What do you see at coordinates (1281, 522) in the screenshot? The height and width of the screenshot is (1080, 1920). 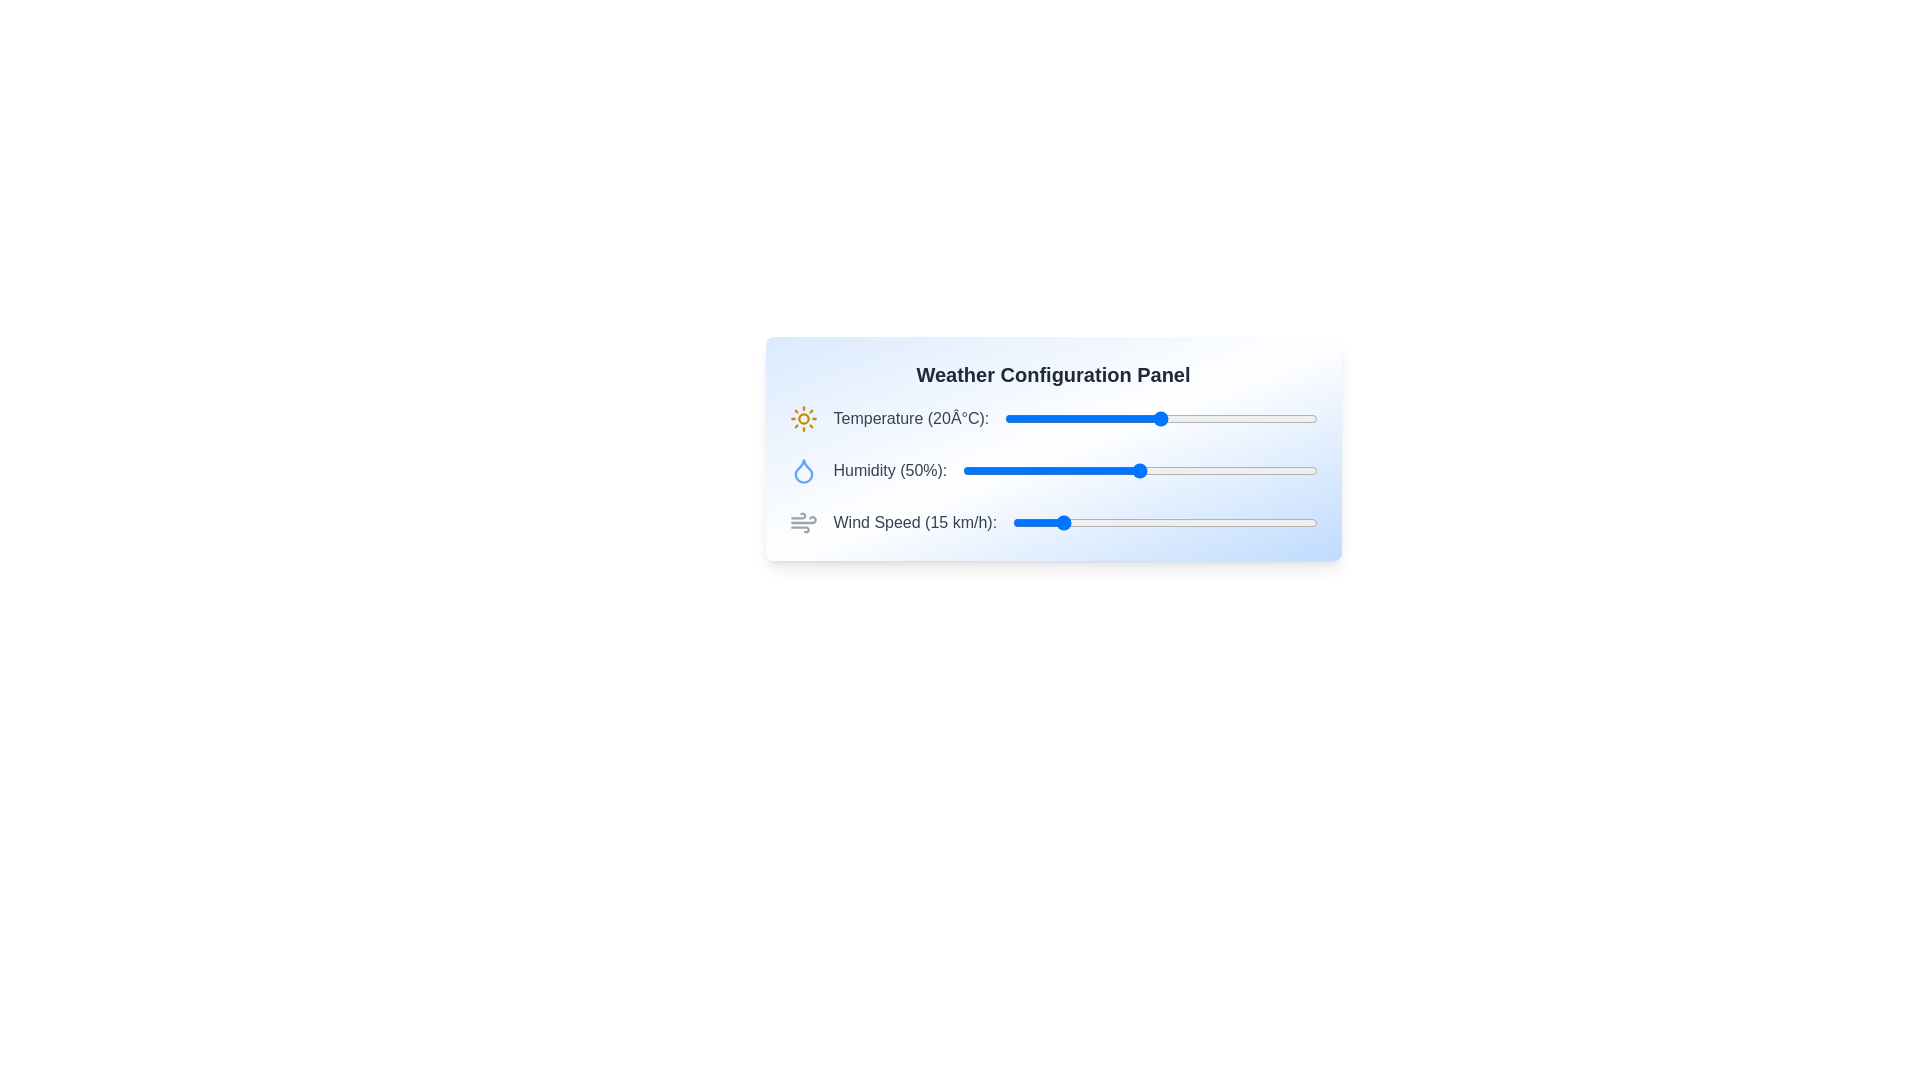 I see `the wind speed slider to 88 km/h` at bounding box center [1281, 522].